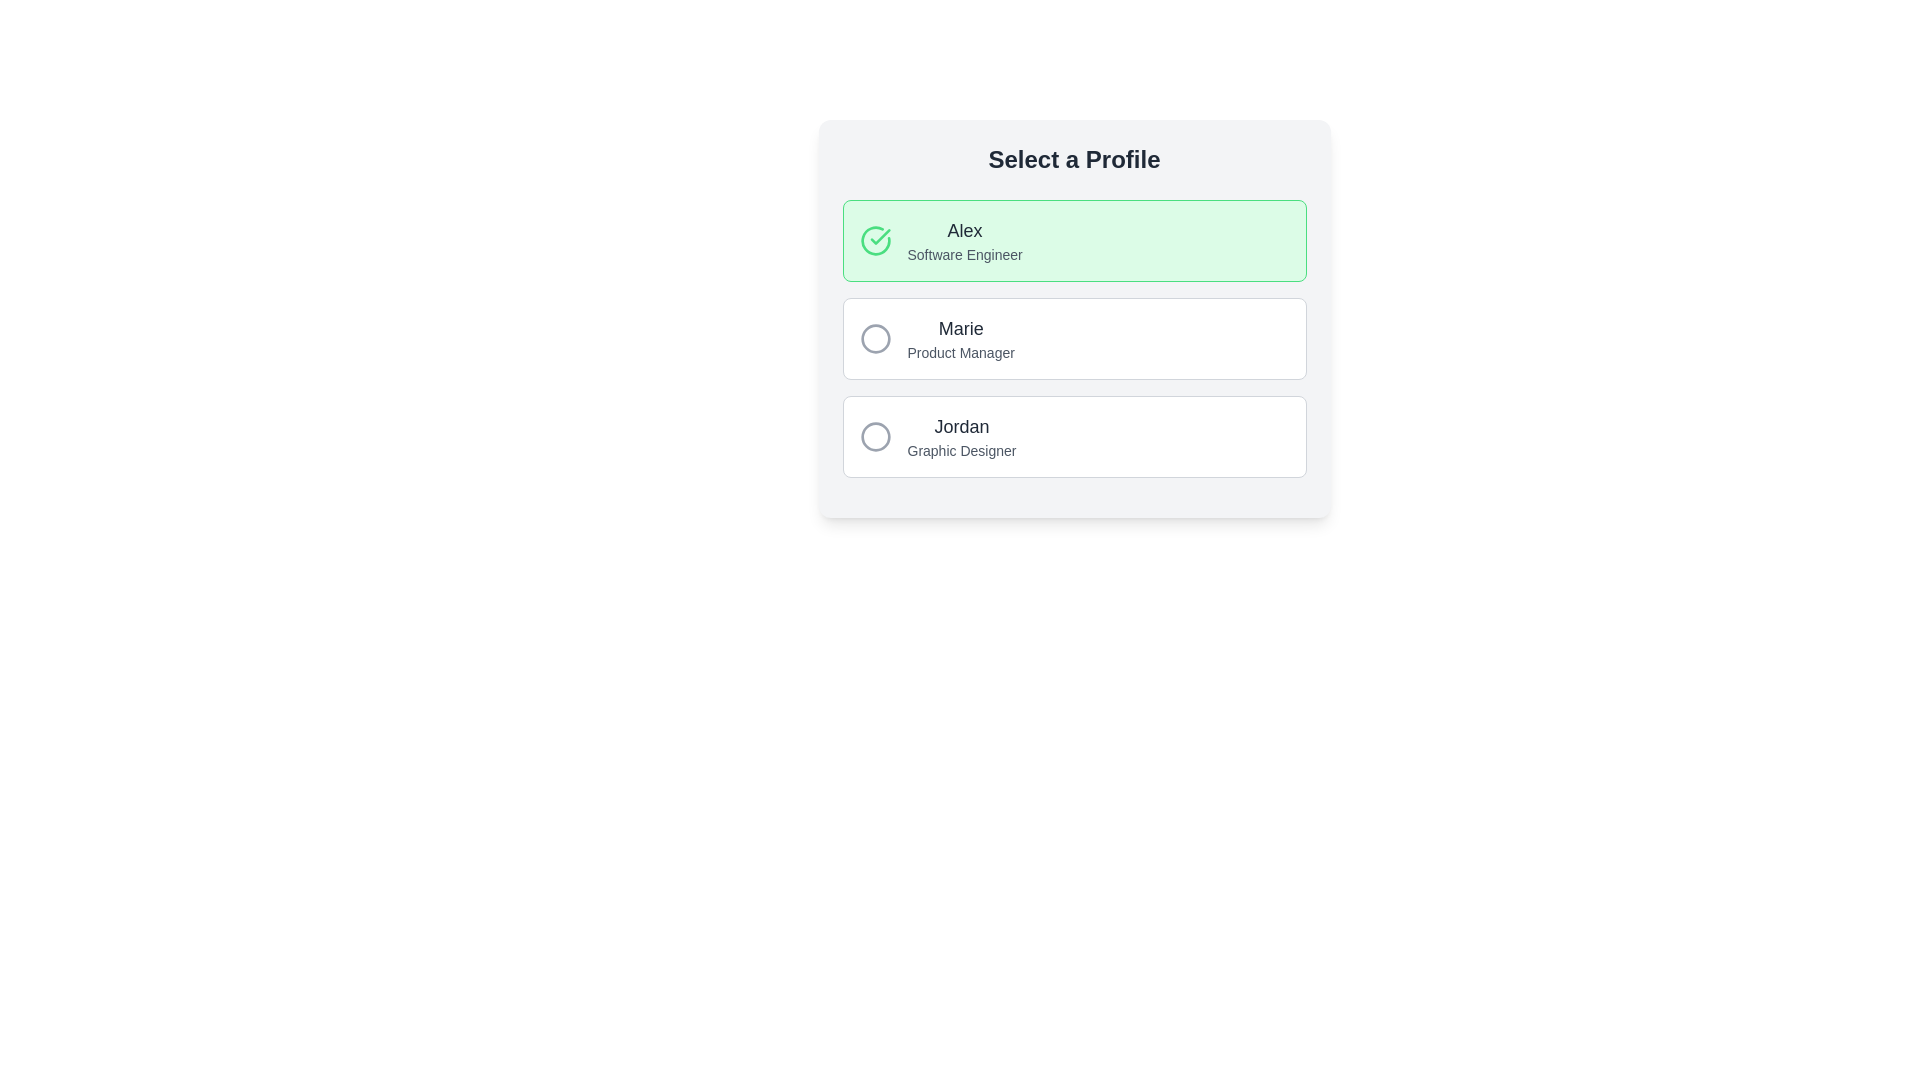 This screenshot has width=1920, height=1080. Describe the element at coordinates (1073, 338) in the screenshot. I see `the selectable profile option 'Marie - Product Manager'` at that location.